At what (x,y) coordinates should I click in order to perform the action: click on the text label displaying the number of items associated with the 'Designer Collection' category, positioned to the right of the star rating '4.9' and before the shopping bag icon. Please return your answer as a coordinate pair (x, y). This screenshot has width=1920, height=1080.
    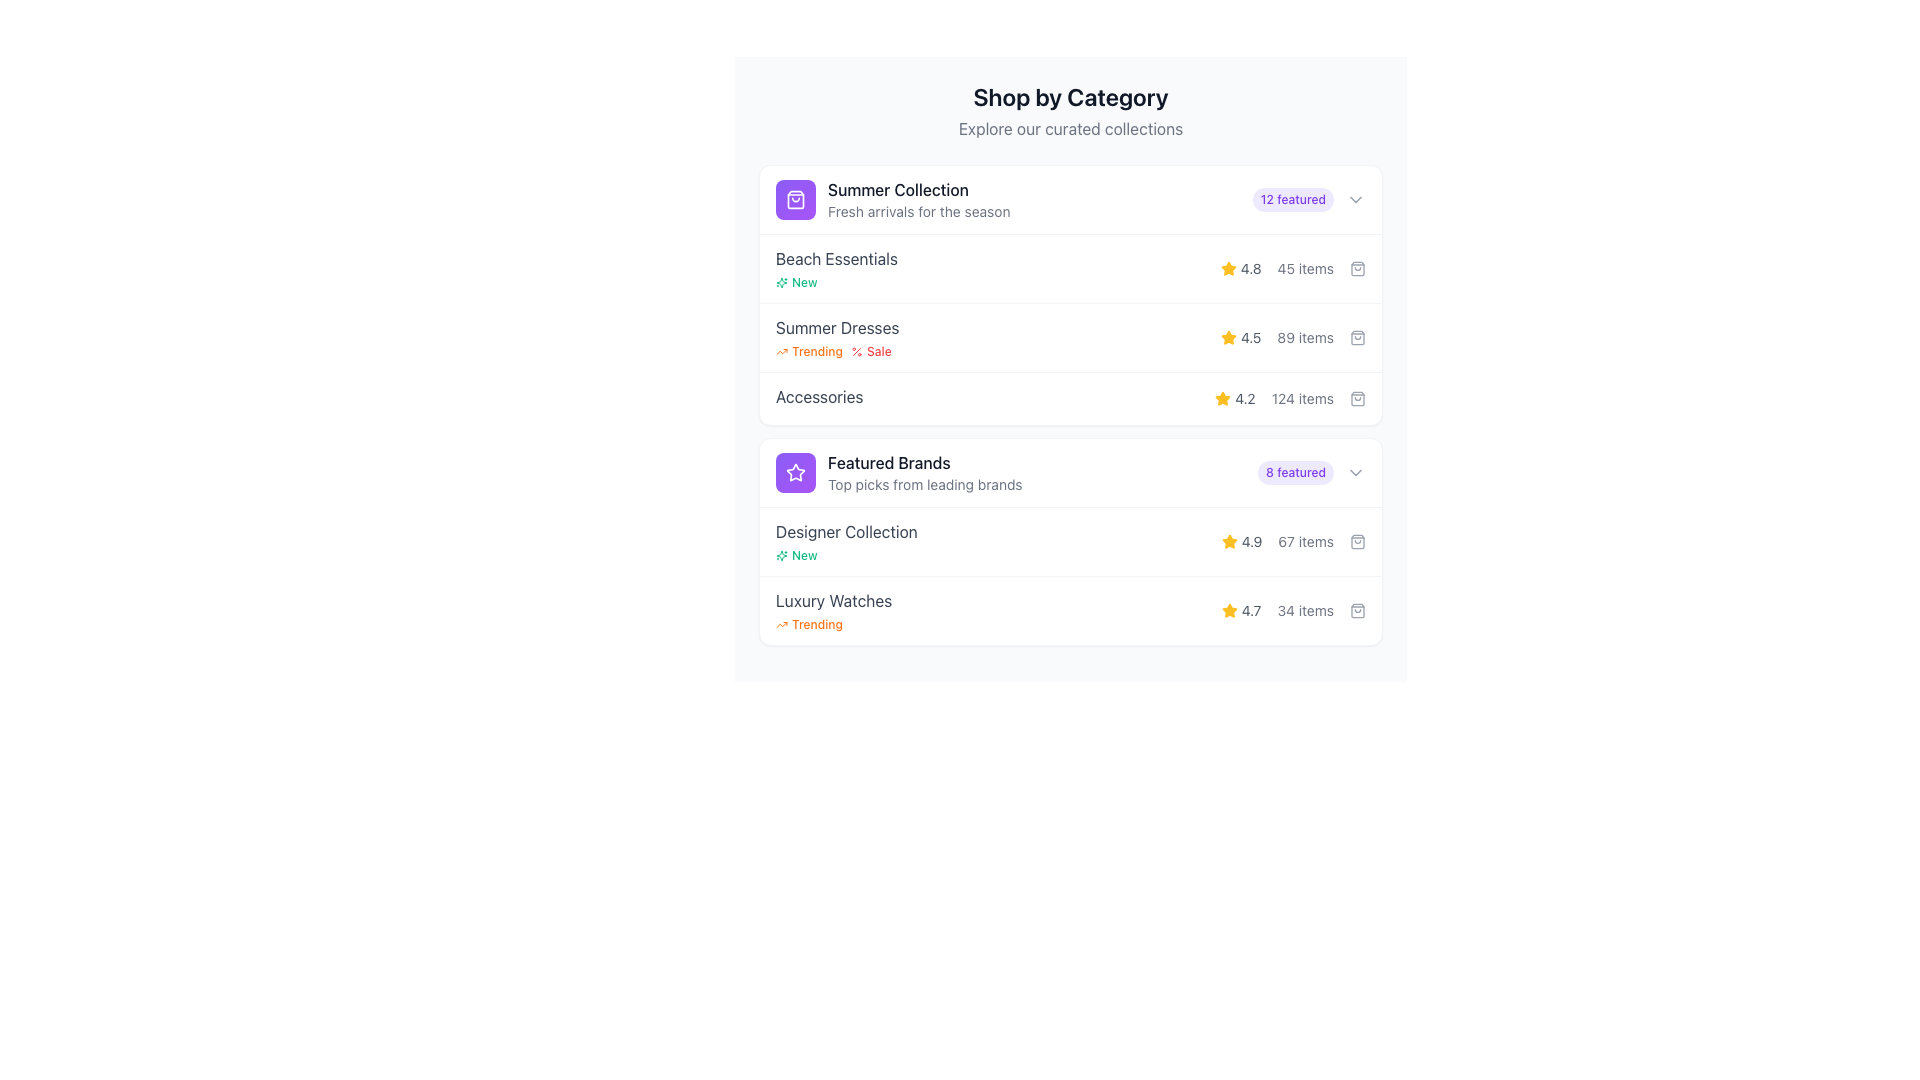
    Looking at the image, I should click on (1306, 542).